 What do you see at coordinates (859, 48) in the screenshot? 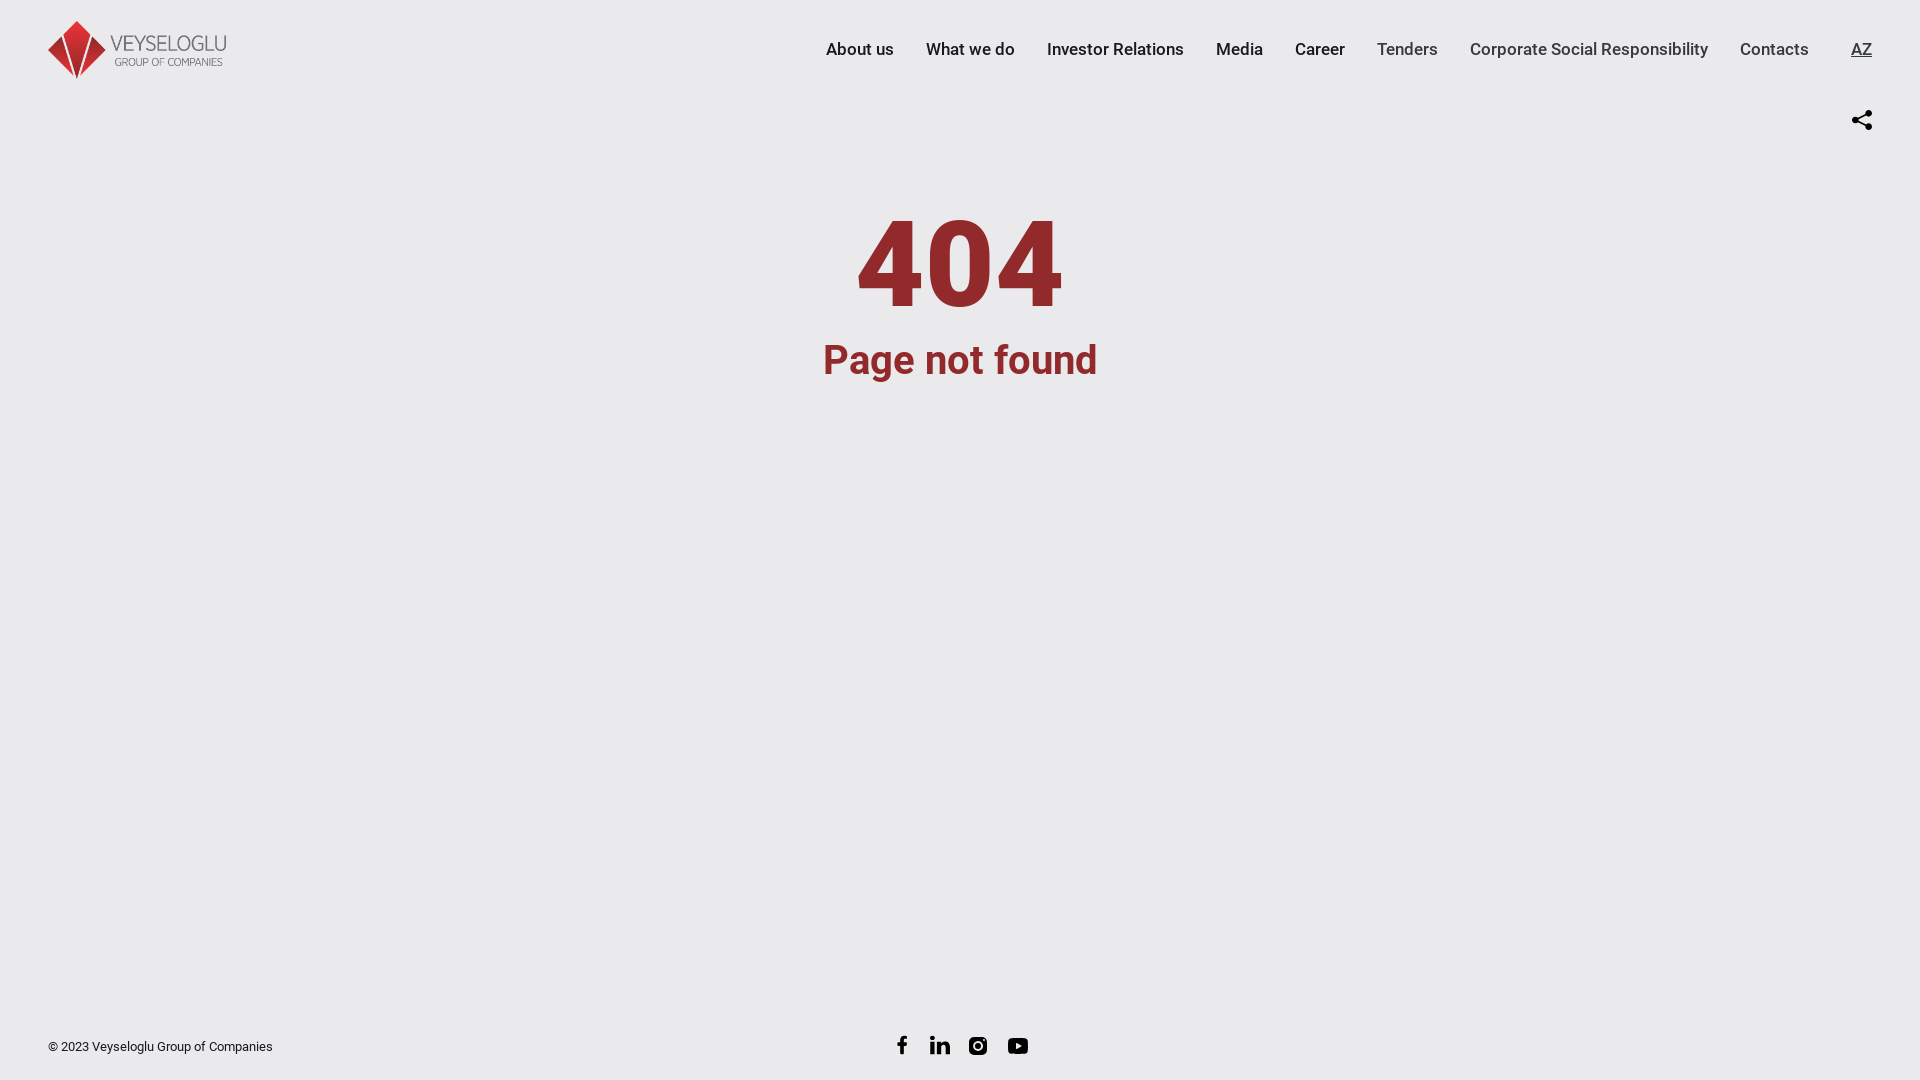
I see `'About us'` at bounding box center [859, 48].